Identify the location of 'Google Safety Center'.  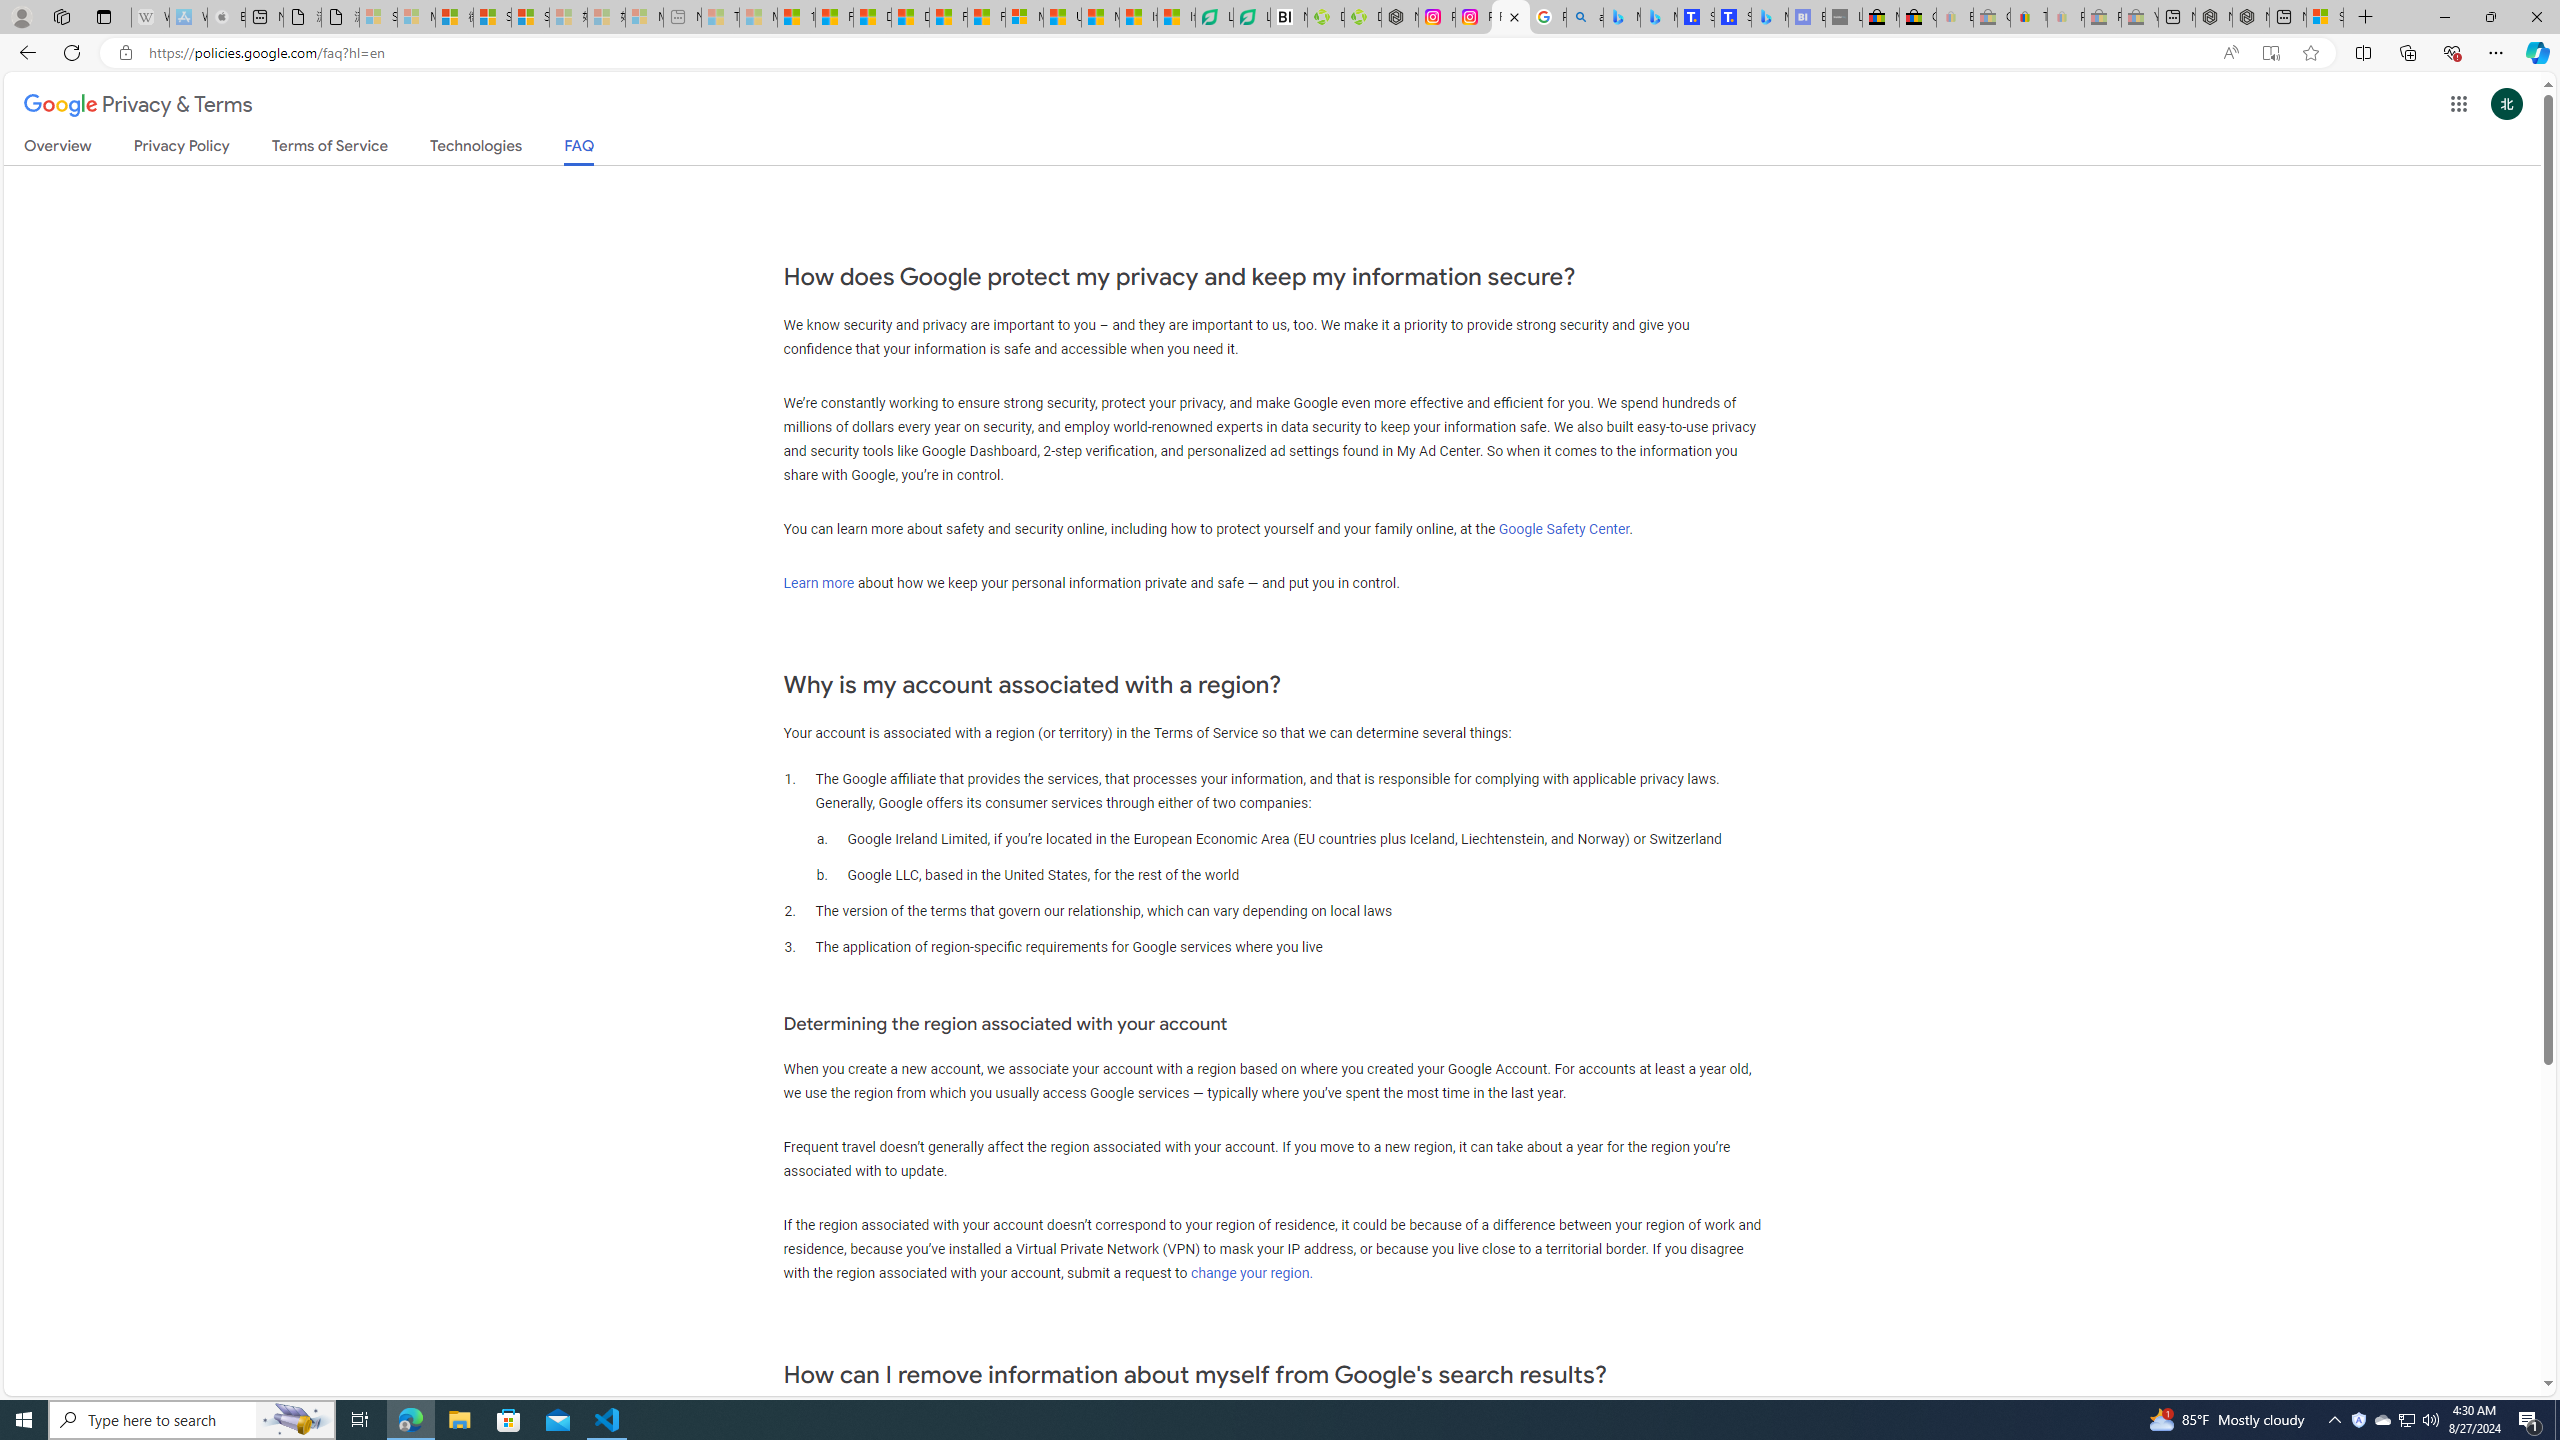
(1564, 528).